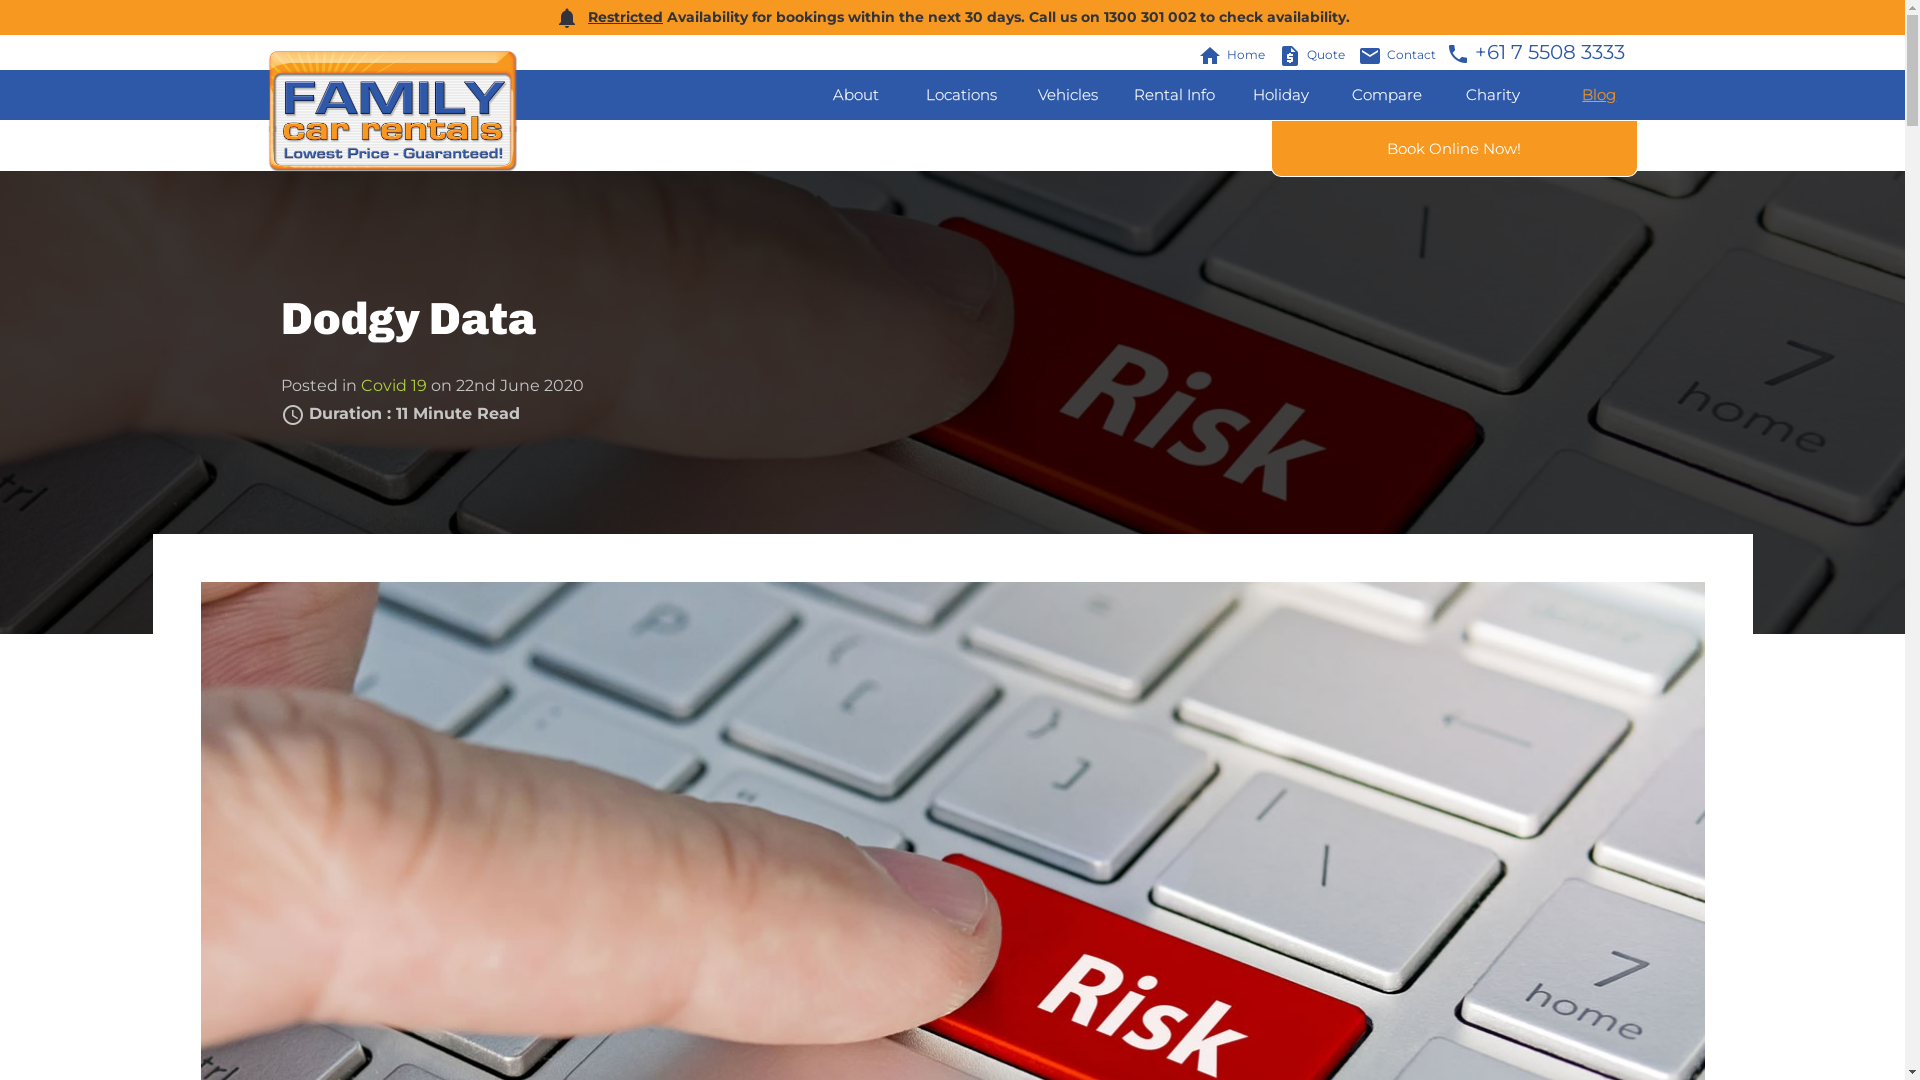 The height and width of the screenshot is (1080, 1920). Describe the element at coordinates (1597, 95) in the screenshot. I see `'Blog'` at that location.